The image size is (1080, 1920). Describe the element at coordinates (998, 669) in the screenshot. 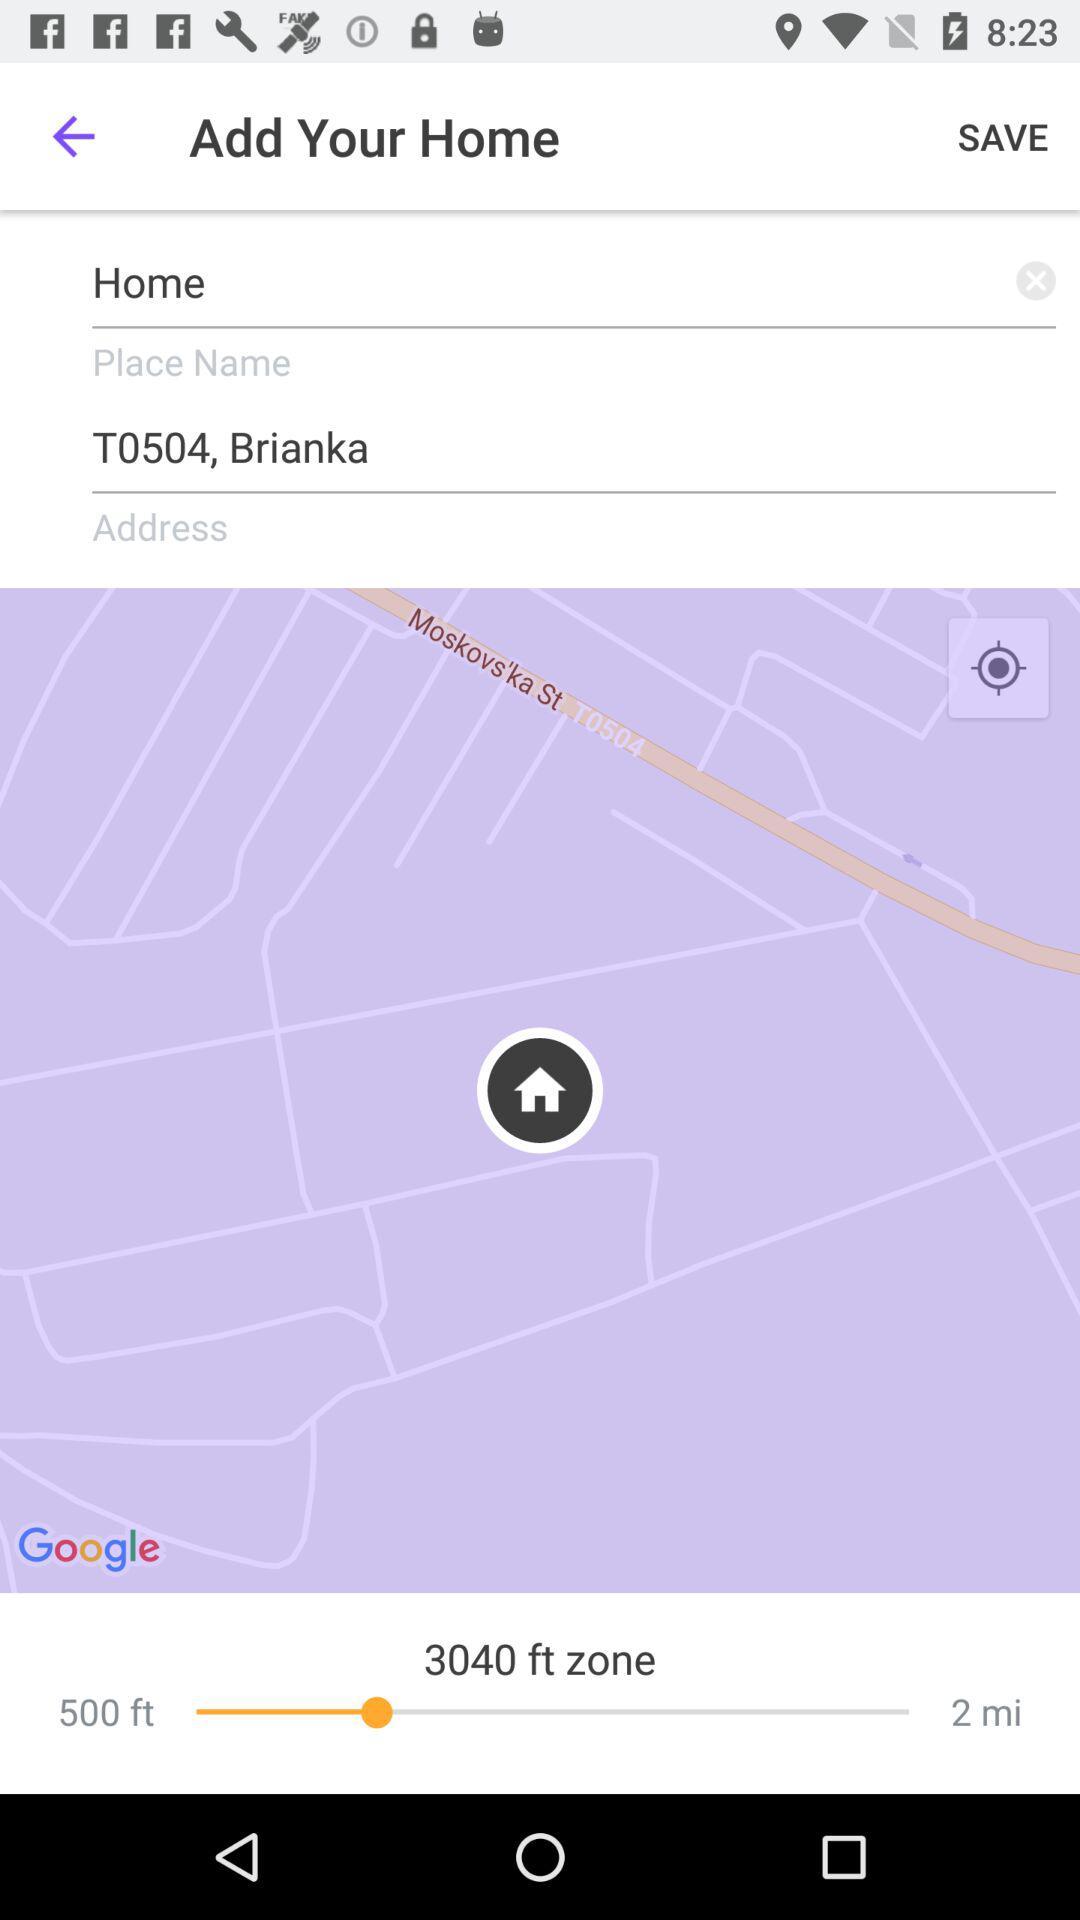

I see `item below t0504, brianka item` at that location.